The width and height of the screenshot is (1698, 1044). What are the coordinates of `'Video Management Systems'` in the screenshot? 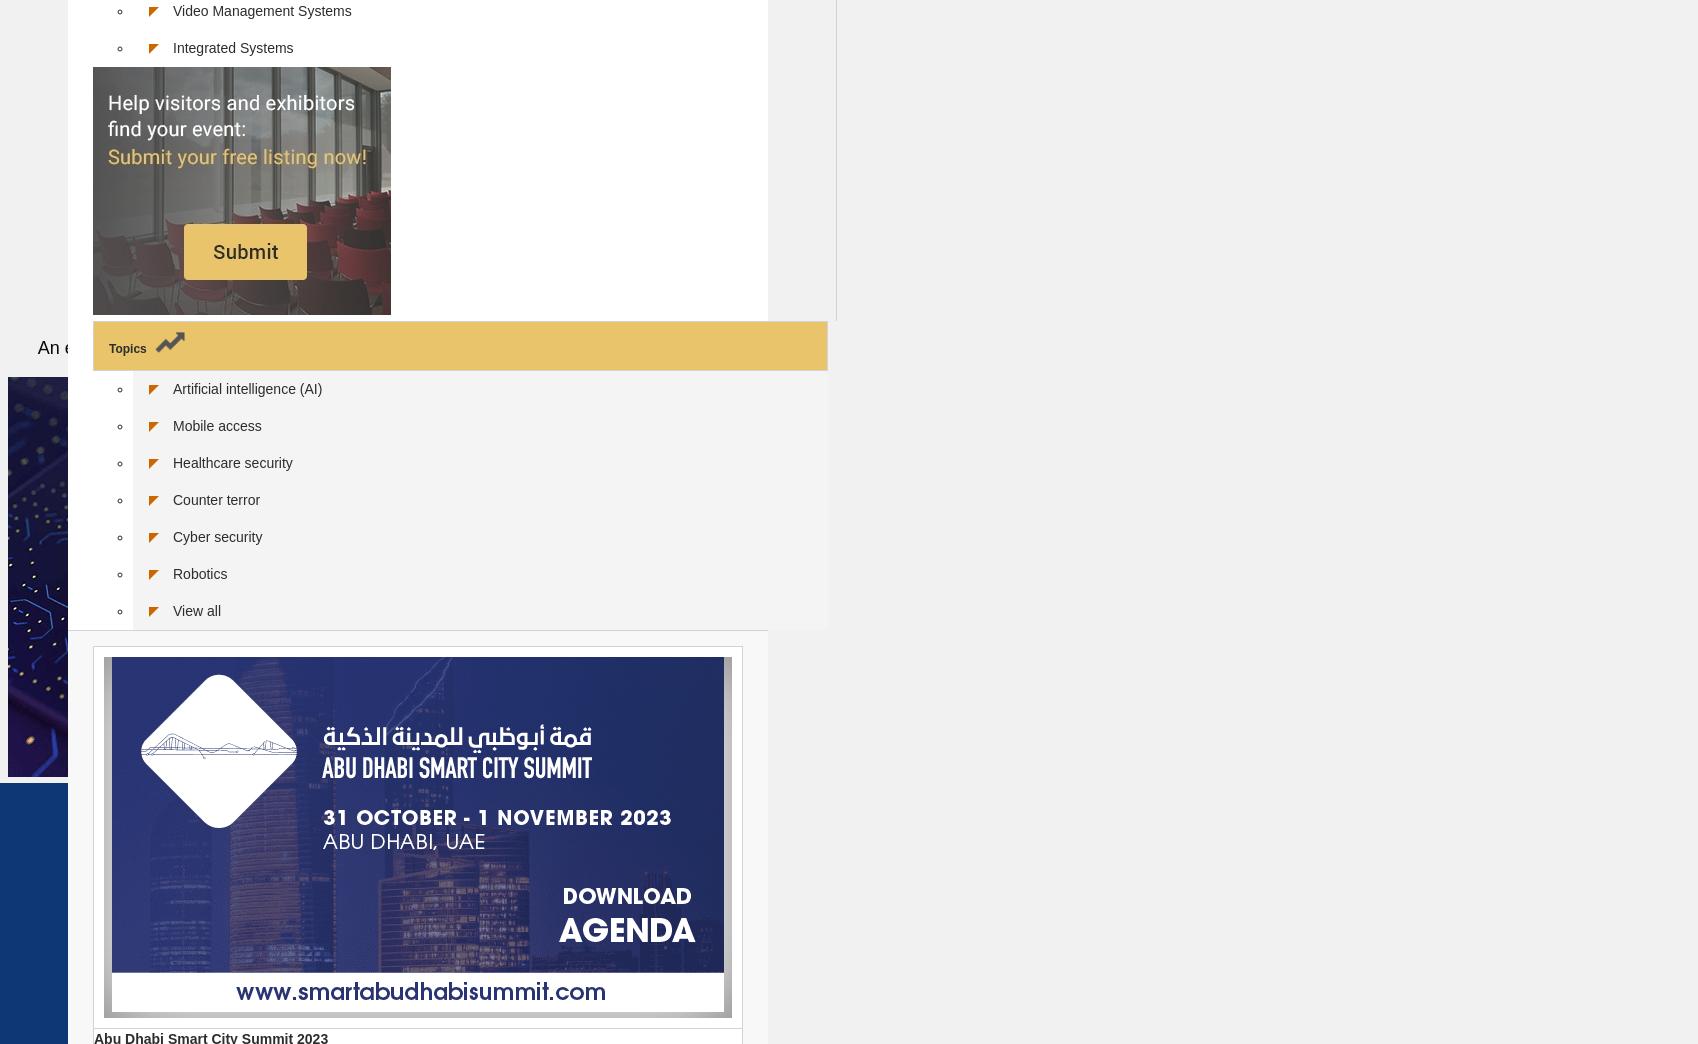 It's located at (261, 9).